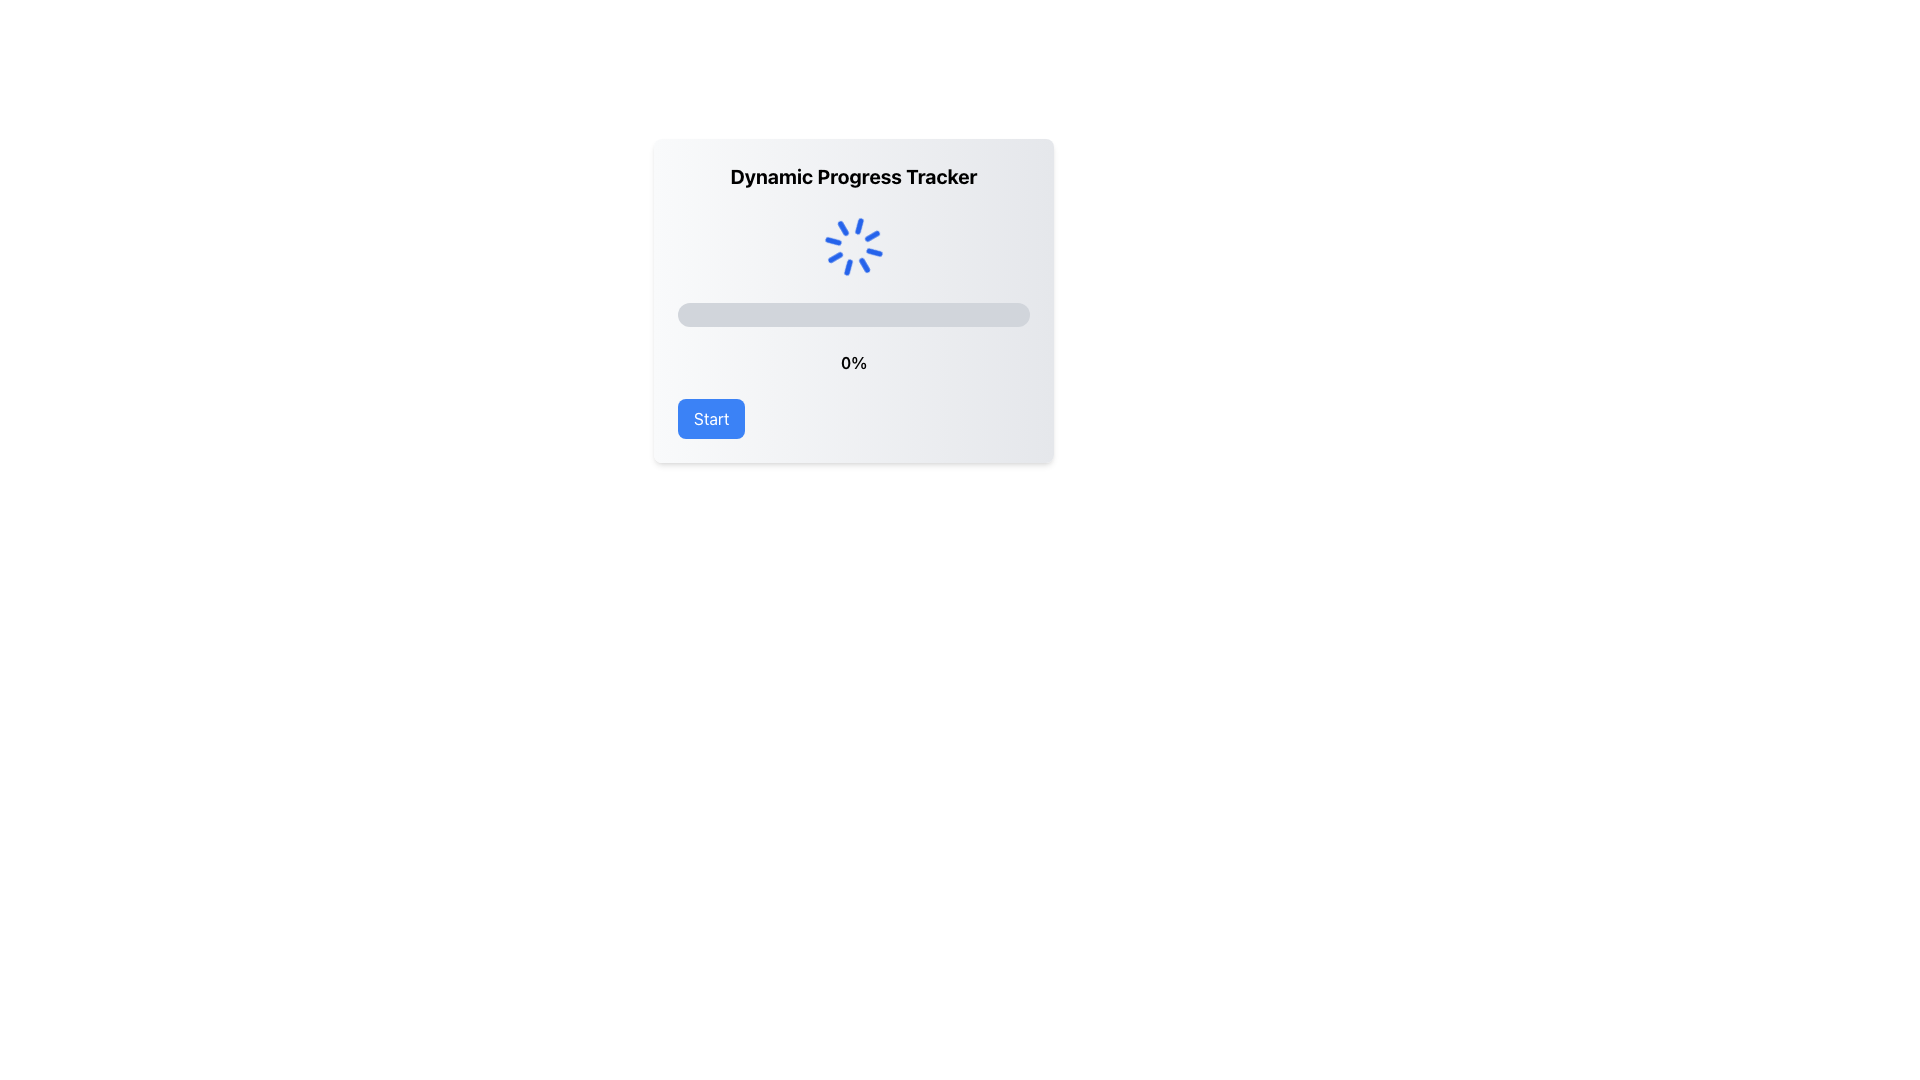 This screenshot has height=1080, width=1920. Describe the element at coordinates (860, 266) in the screenshot. I see `the vertical line of the blue circular loading graphic located at the top-central part of the spinner icon` at that location.